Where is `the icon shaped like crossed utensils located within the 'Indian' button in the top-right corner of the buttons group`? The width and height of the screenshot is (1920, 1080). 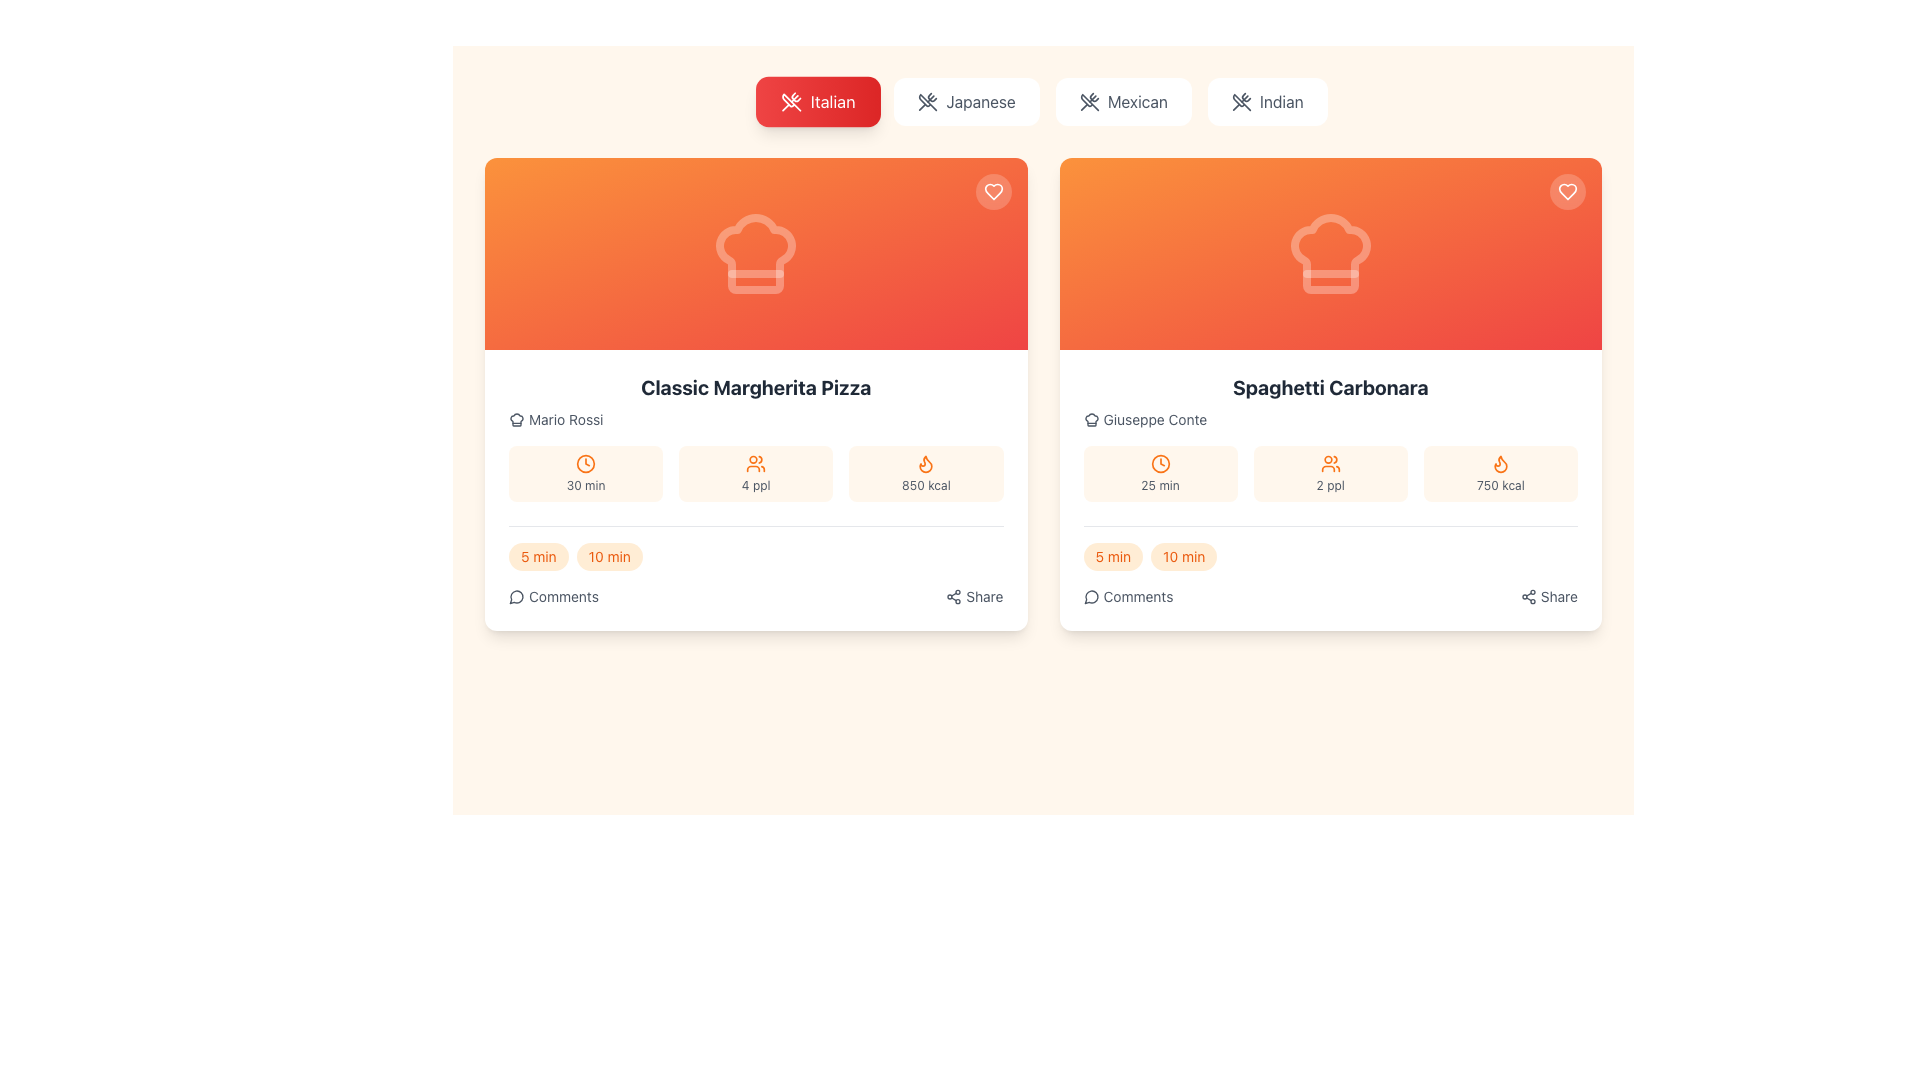 the icon shaped like crossed utensils located within the 'Indian' button in the top-right corner of the buttons group is located at coordinates (1240, 101).